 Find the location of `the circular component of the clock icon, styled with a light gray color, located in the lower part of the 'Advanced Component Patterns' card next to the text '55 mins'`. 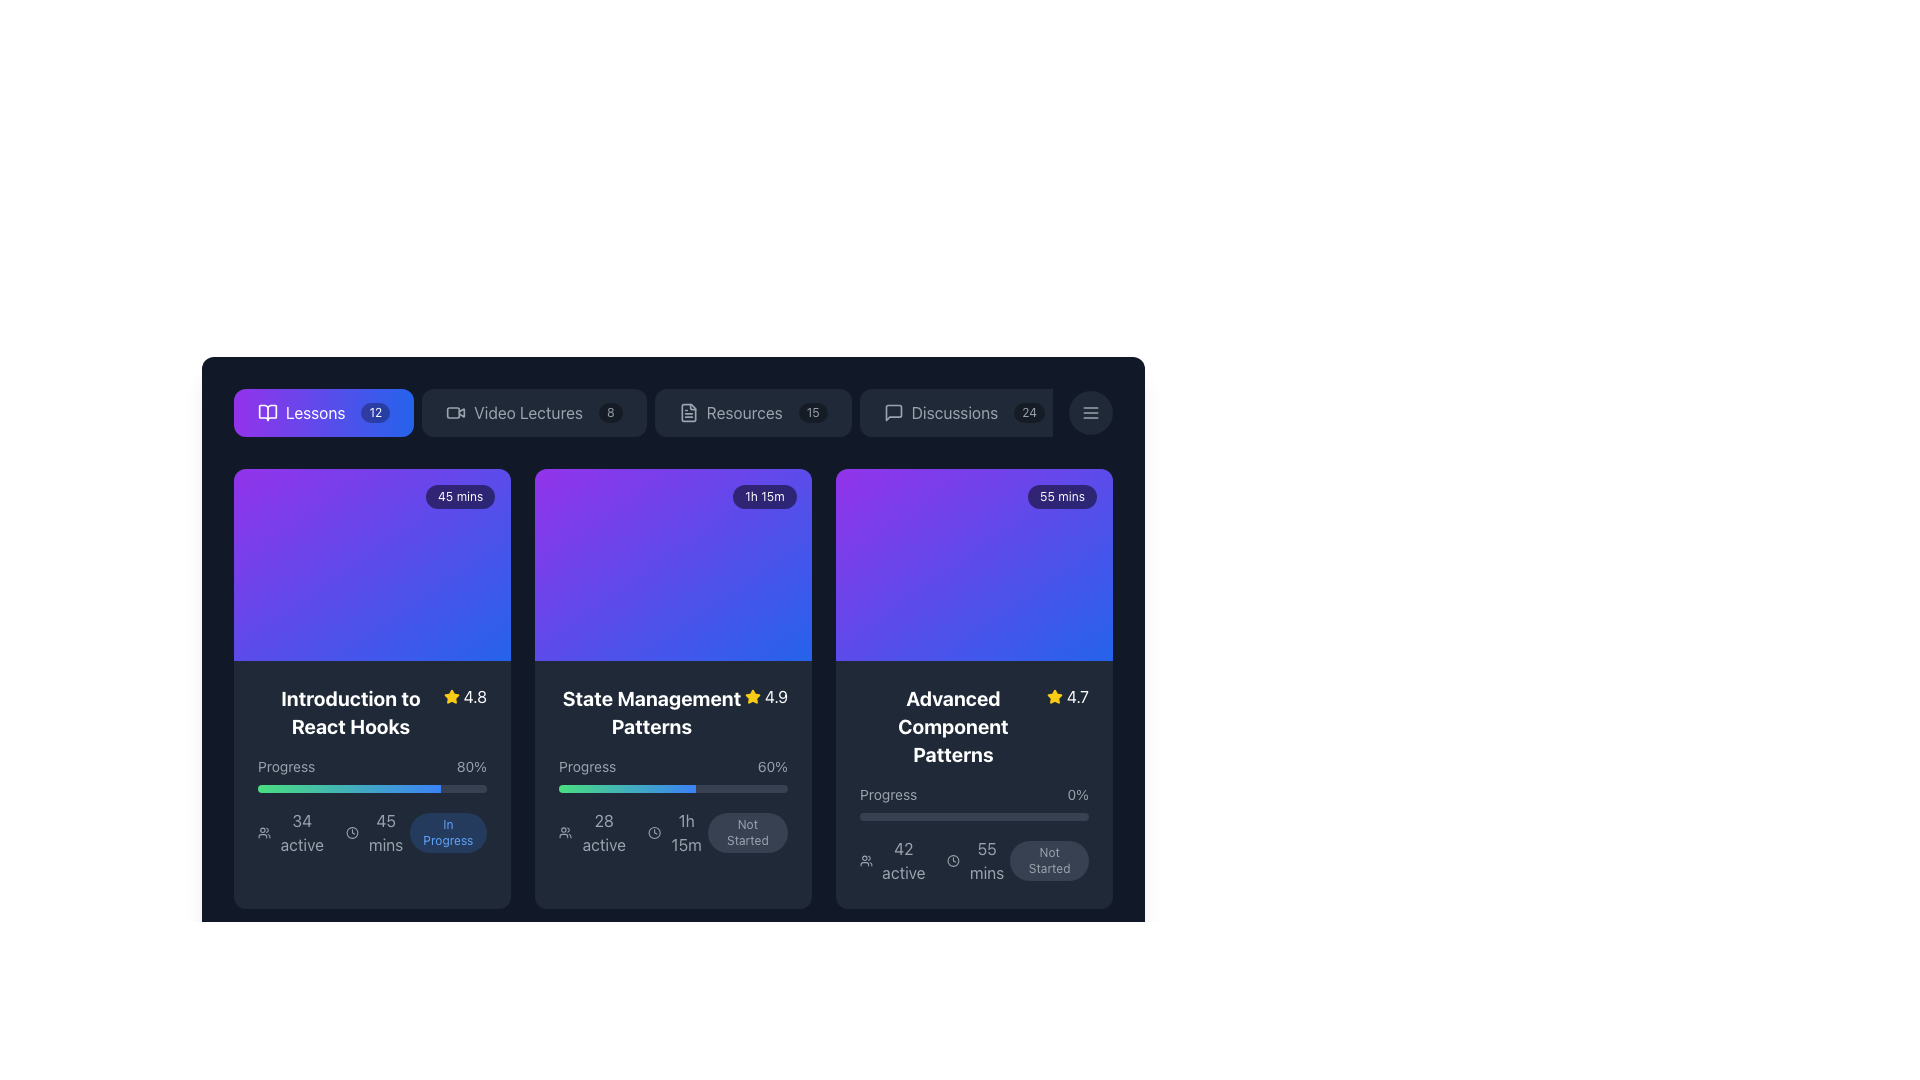

the circular component of the clock icon, styled with a light gray color, located in the lower part of the 'Advanced Component Patterns' card next to the text '55 mins' is located at coordinates (952, 859).